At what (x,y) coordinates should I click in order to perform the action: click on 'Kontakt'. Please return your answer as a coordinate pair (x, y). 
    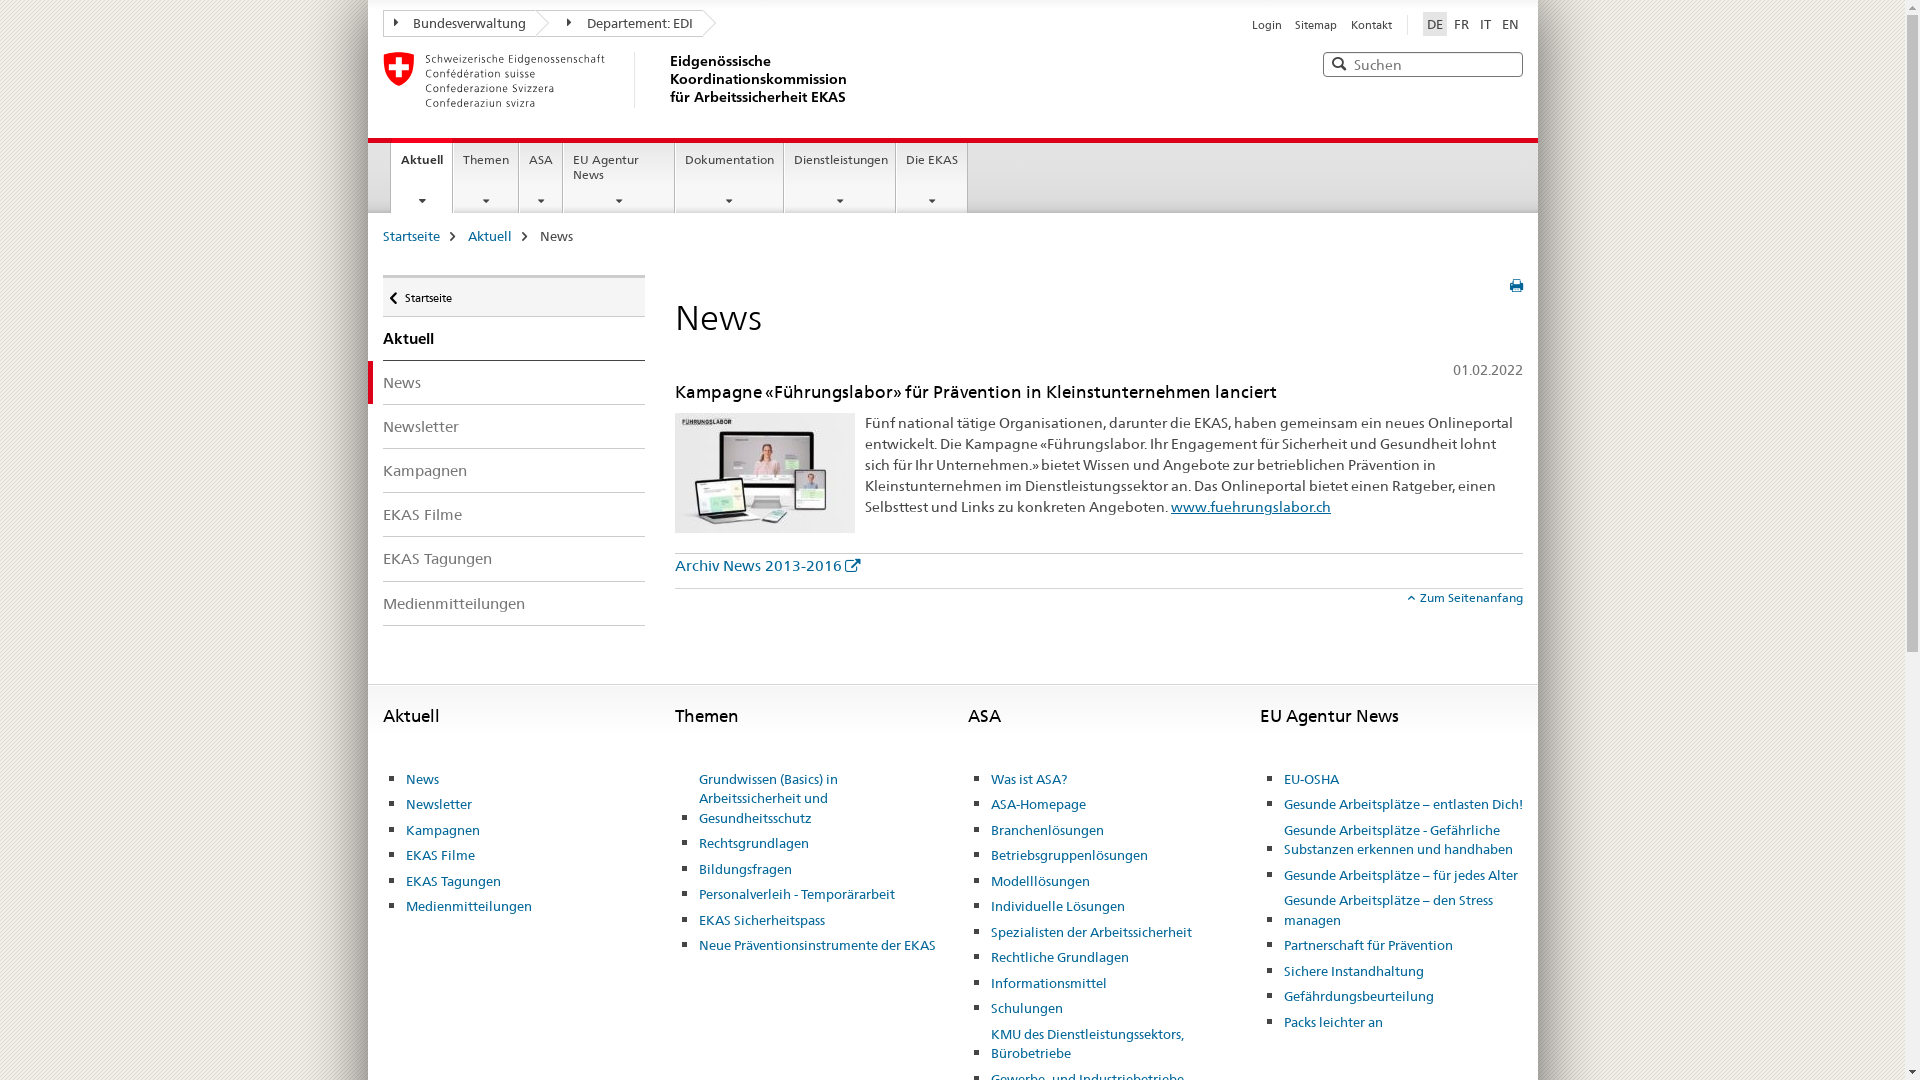
    Looking at the image, I should click on (1349, 24).